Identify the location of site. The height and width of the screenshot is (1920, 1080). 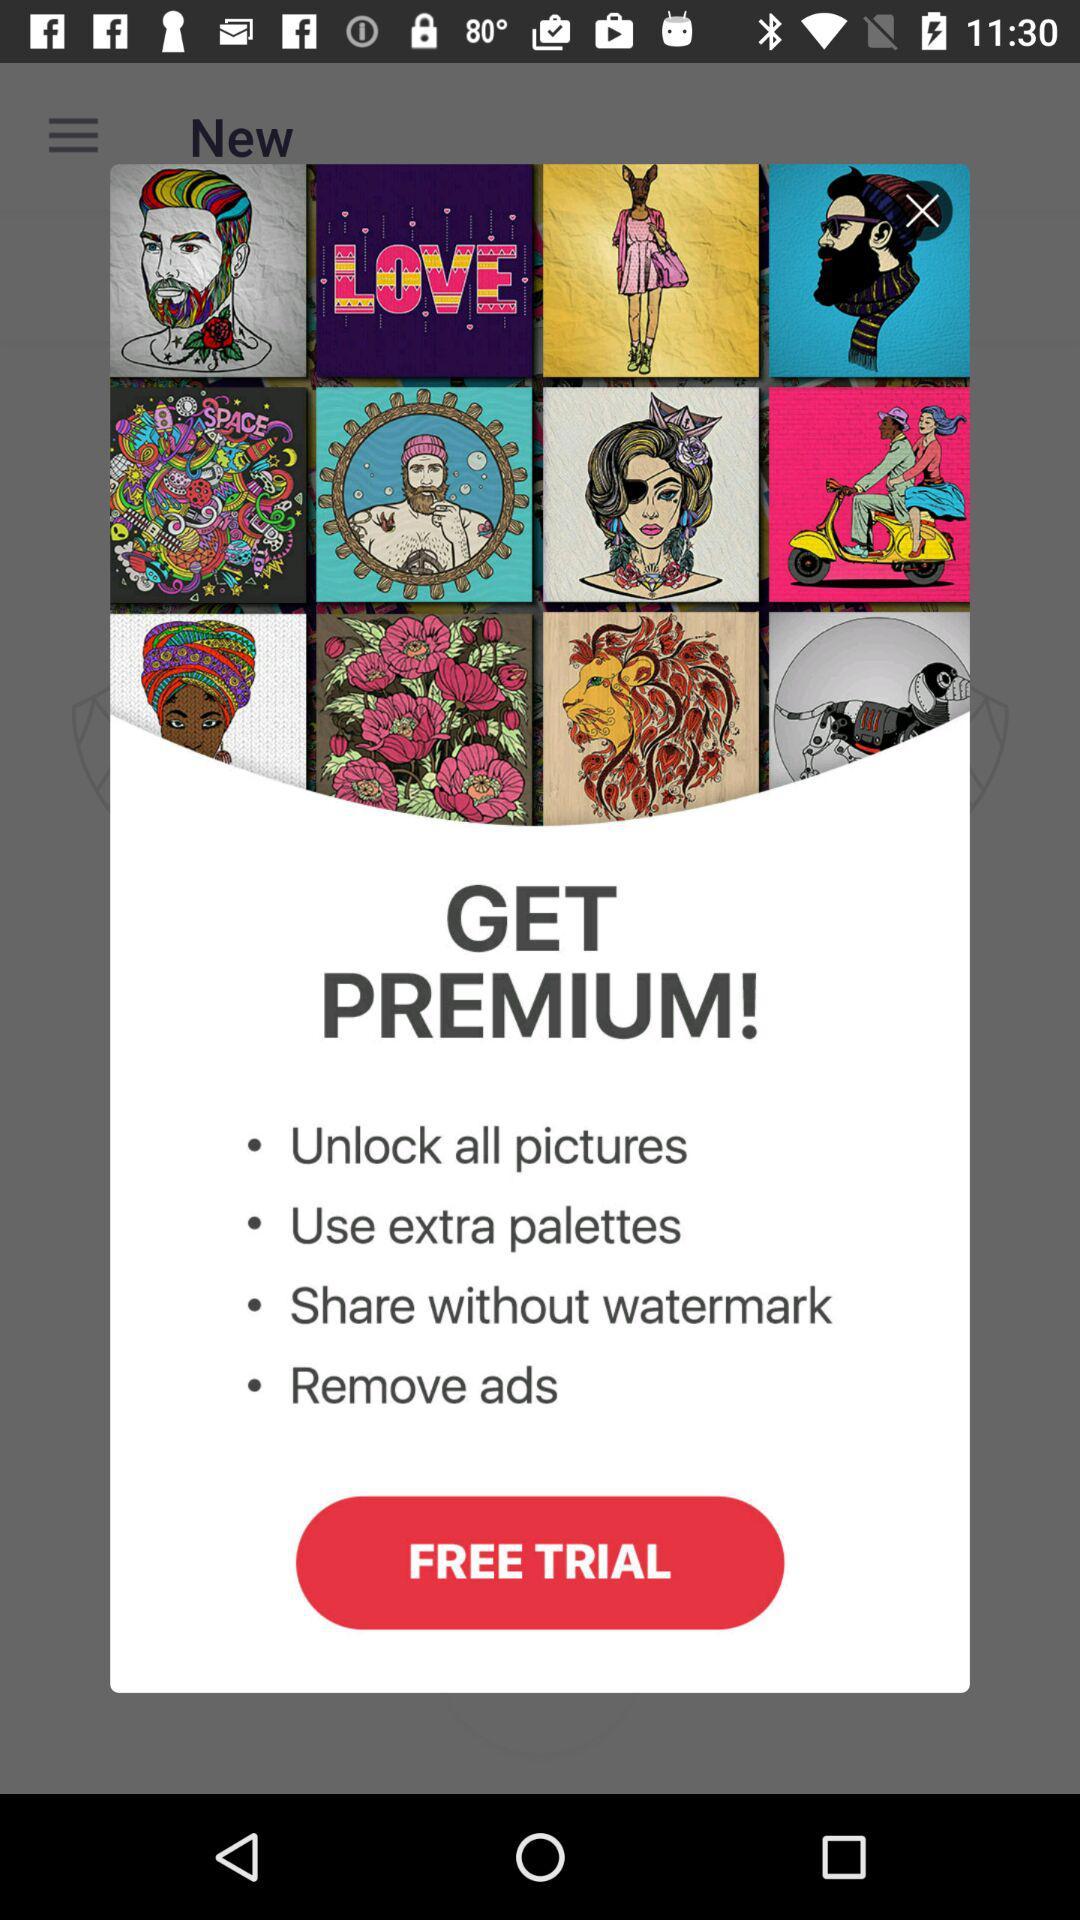
(540, 927).